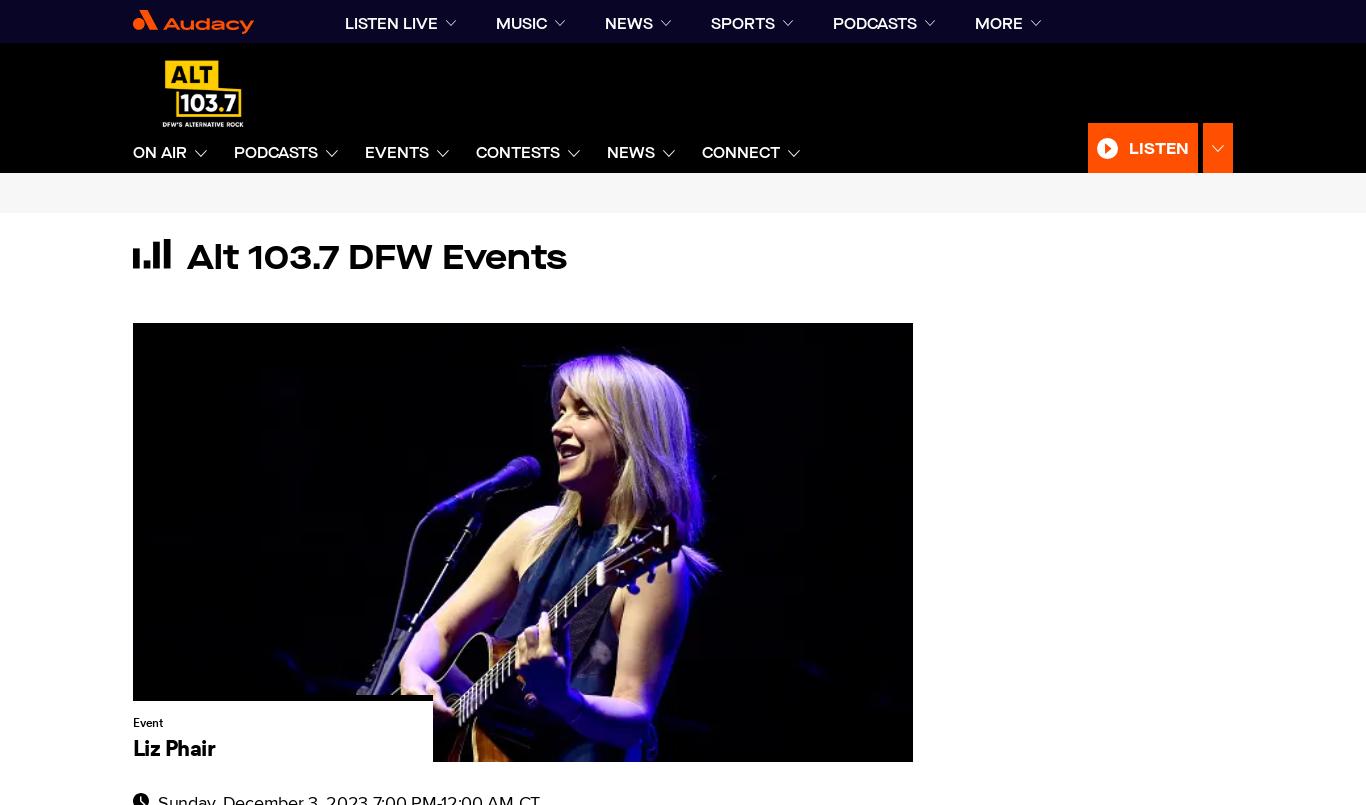  Describe the element at coordinates (1127, 147) in the screenshot. I see `'listen'` at that location.